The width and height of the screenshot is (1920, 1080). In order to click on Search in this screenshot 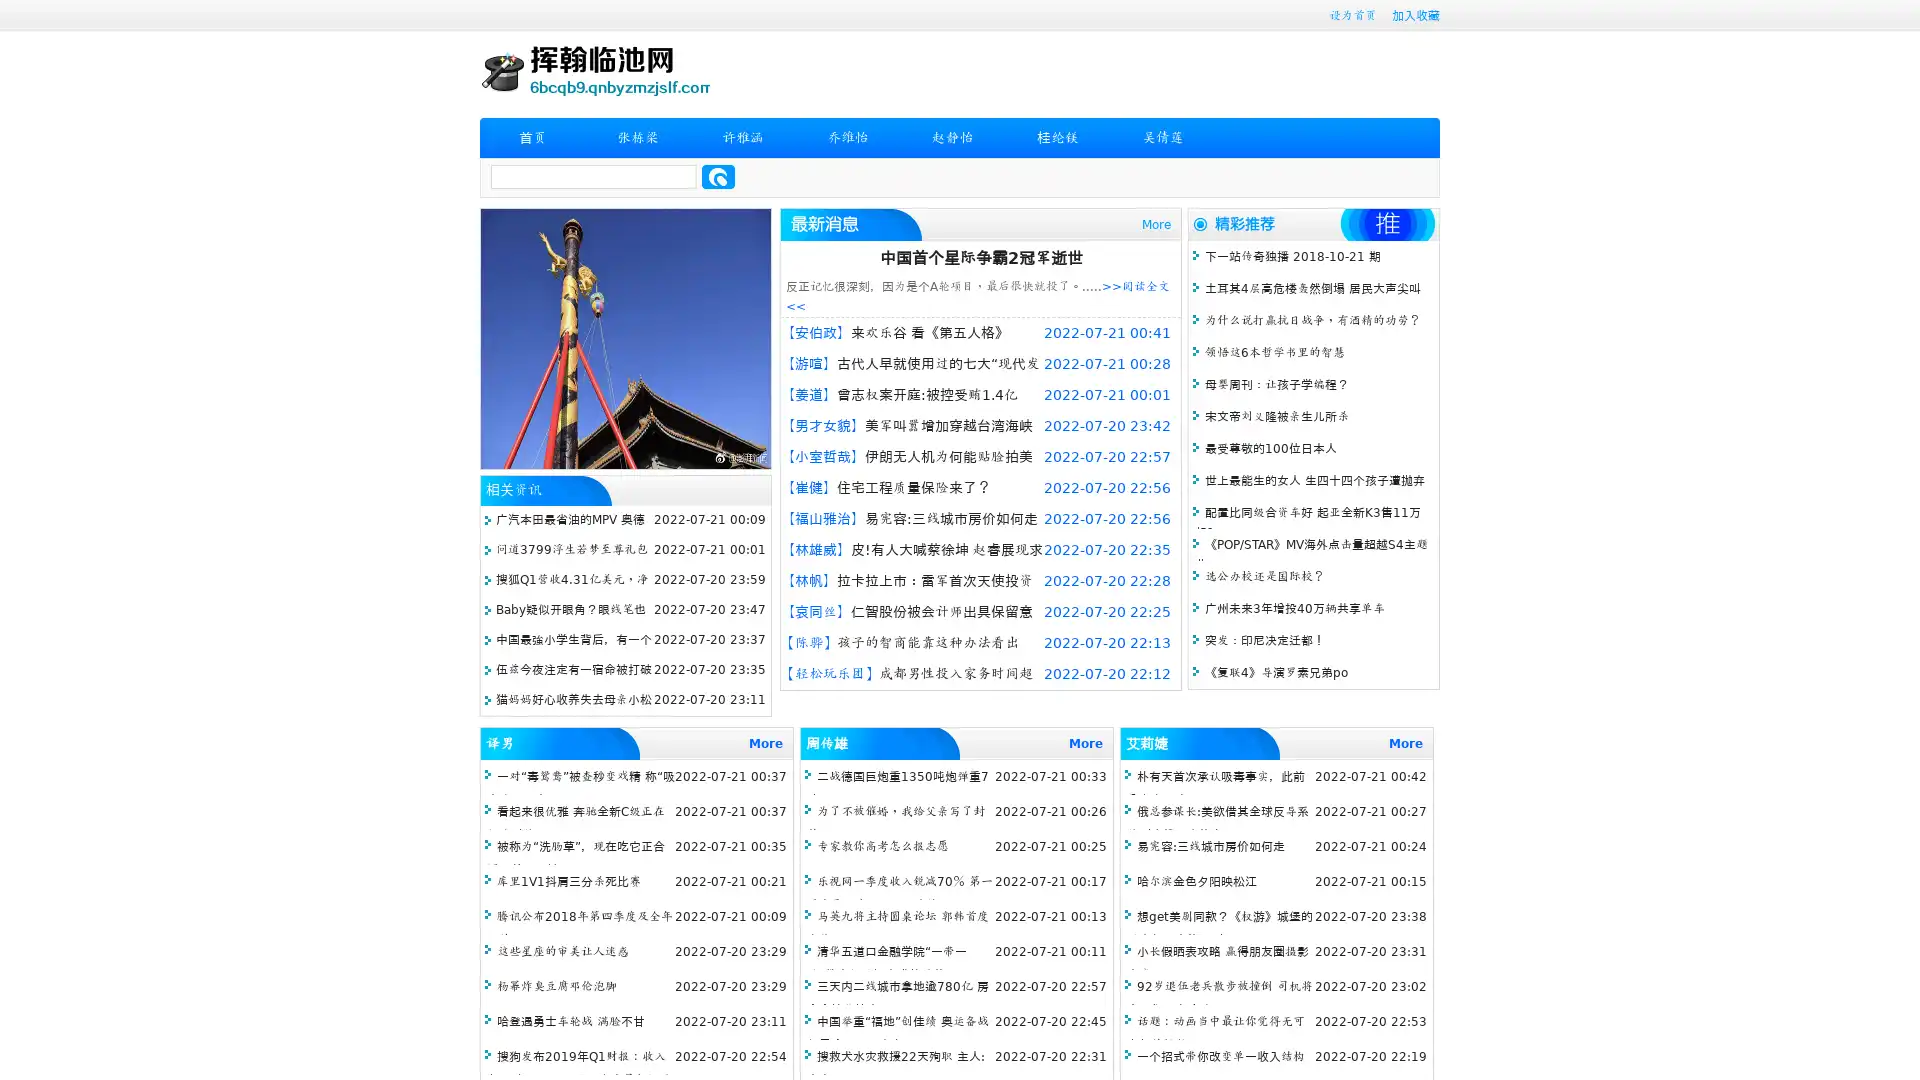, I will do `click(718, 176)`.